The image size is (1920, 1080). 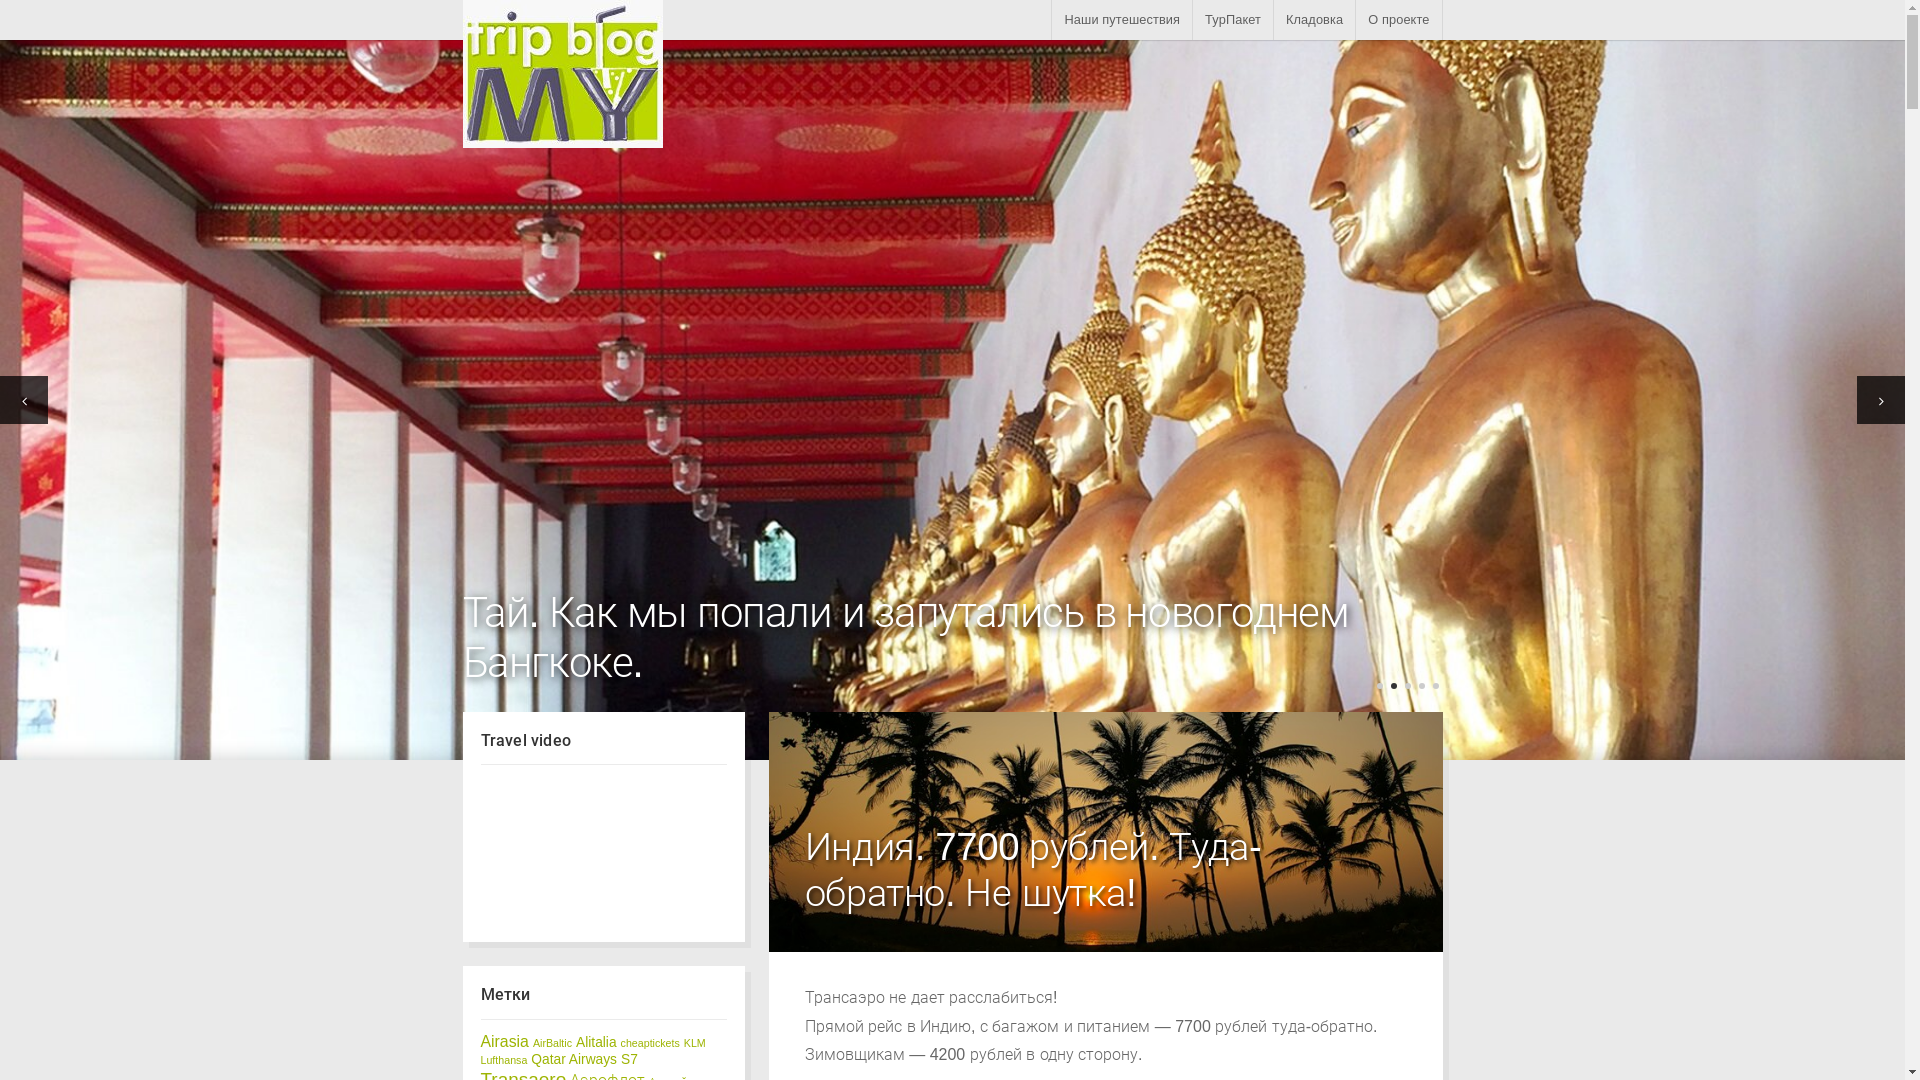 What do you see at coordinates (628, 1058) in the screenshot?
I see `'S7'` at bounding box center [628, 1058].